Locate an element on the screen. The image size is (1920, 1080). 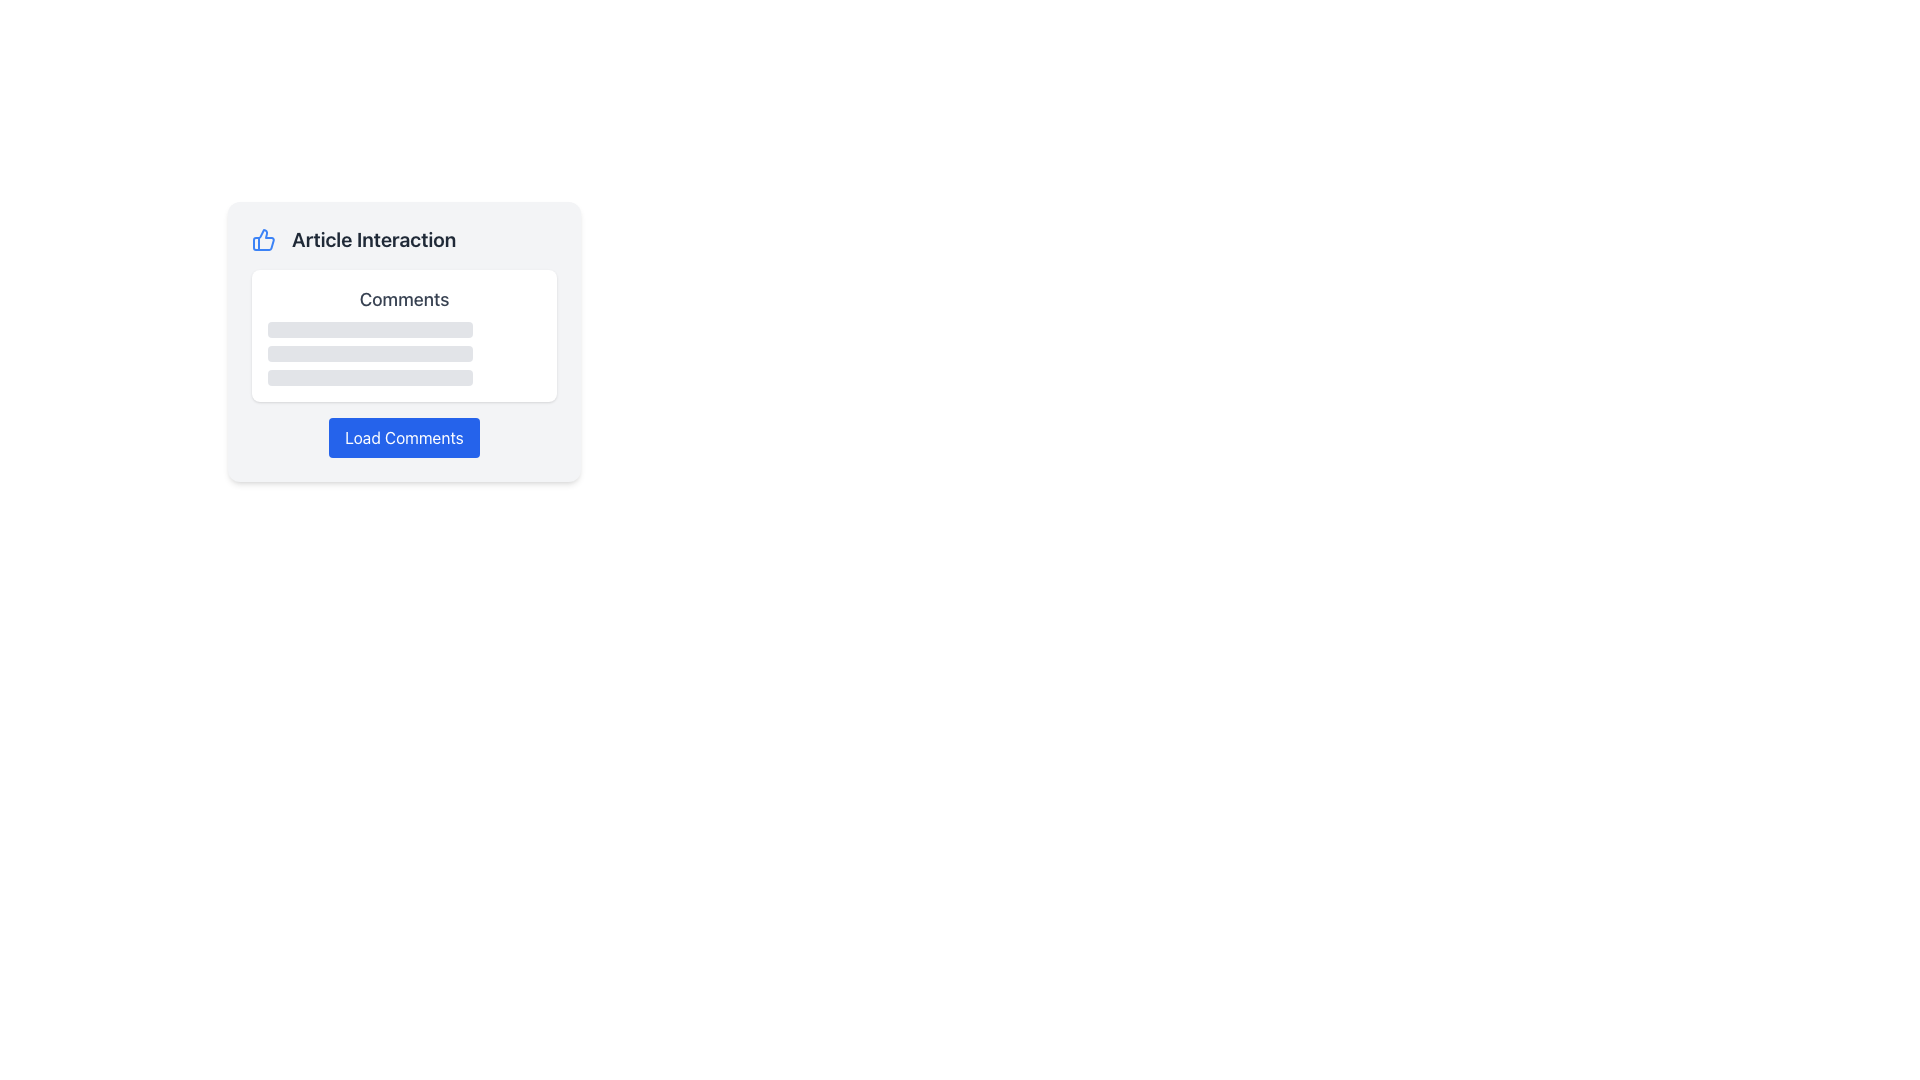
the second thin horizontal progress indicator bar with rounded edges, which is styled in light gray and located below the 'Comments' label in the dialog box is located at coordinates (370, 353).